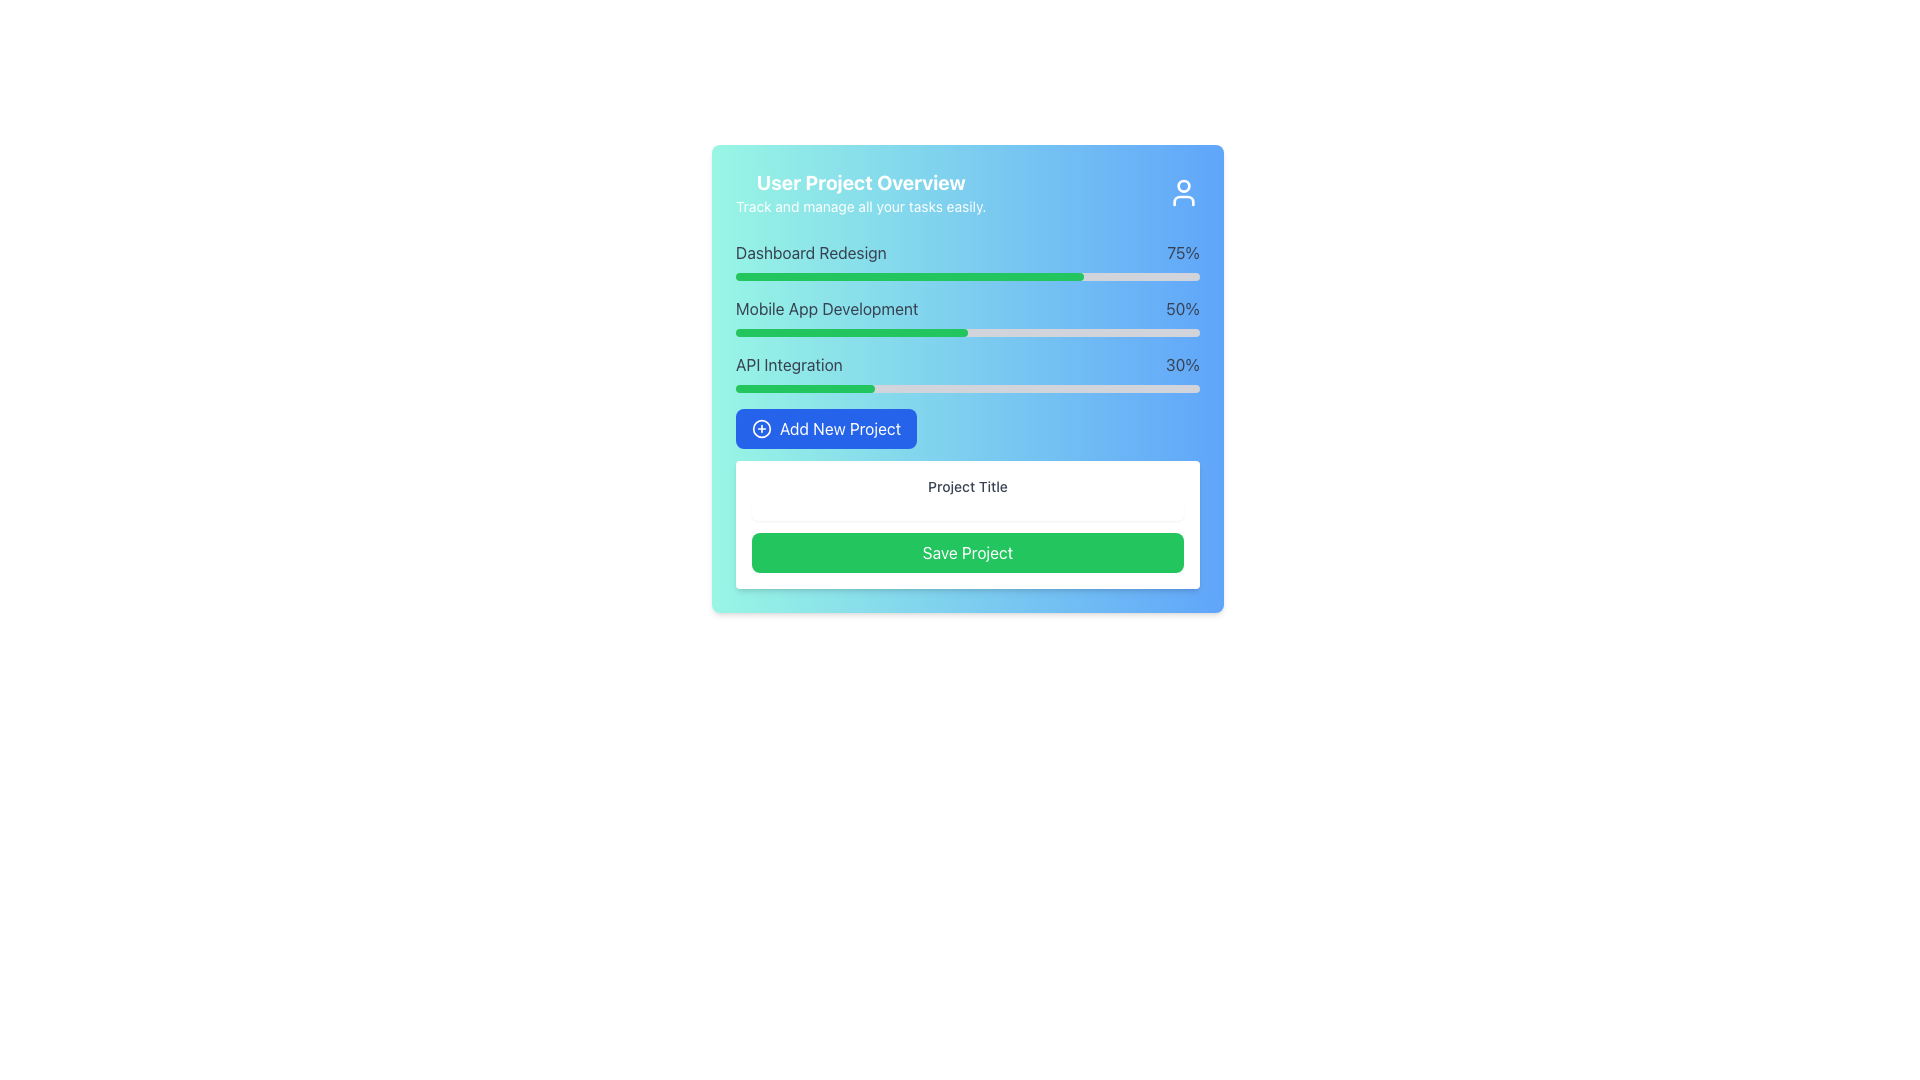 This screenshot has height=1080, width=1920. Describe the element at coordinates (861, 207) in the screenshot. I see `the supplementary text label that provides context for the 'User Project Overview' heading, which is centrally aligned below the title` at that location.